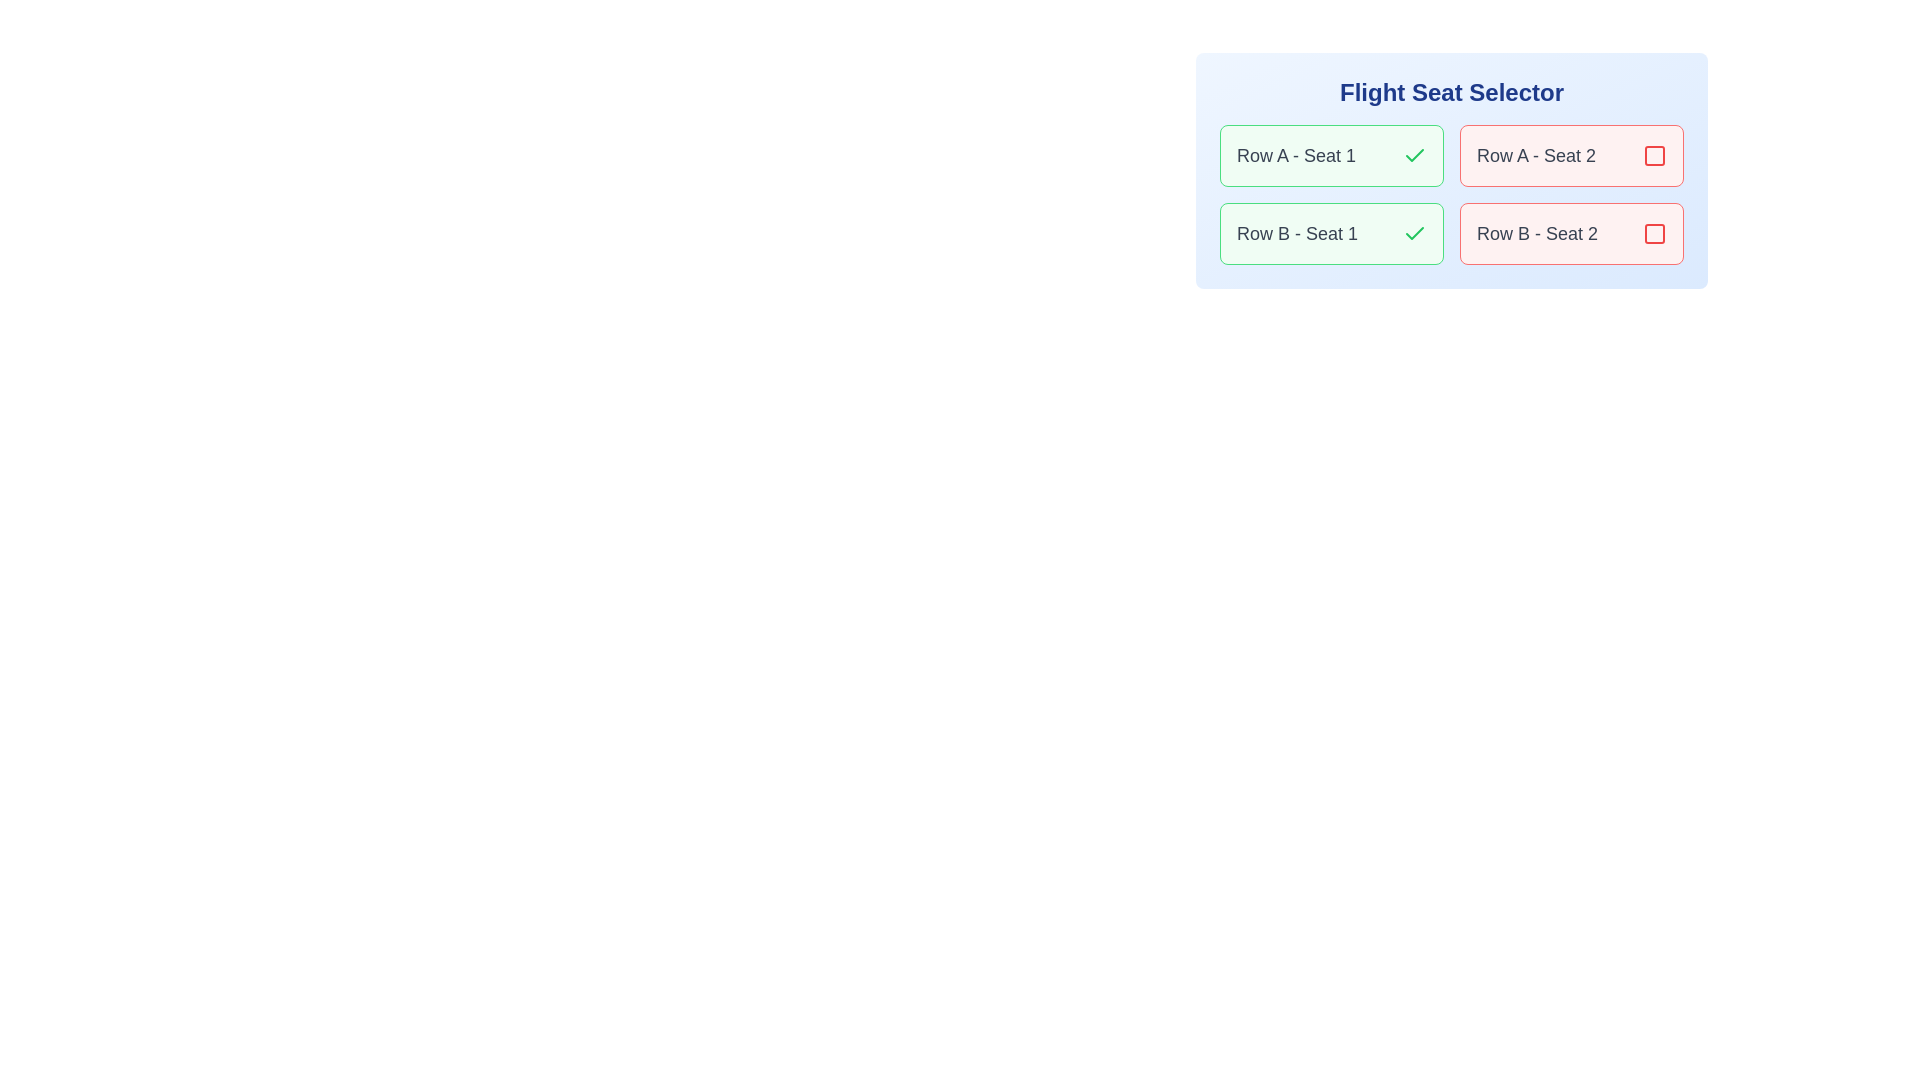  Describe the element at coordinates (1414, 154) in the screenshot. I see `the green check mark icon located within the button labeled 'Row B - Seat 1', indicating a confirmation or selection action` at that location.